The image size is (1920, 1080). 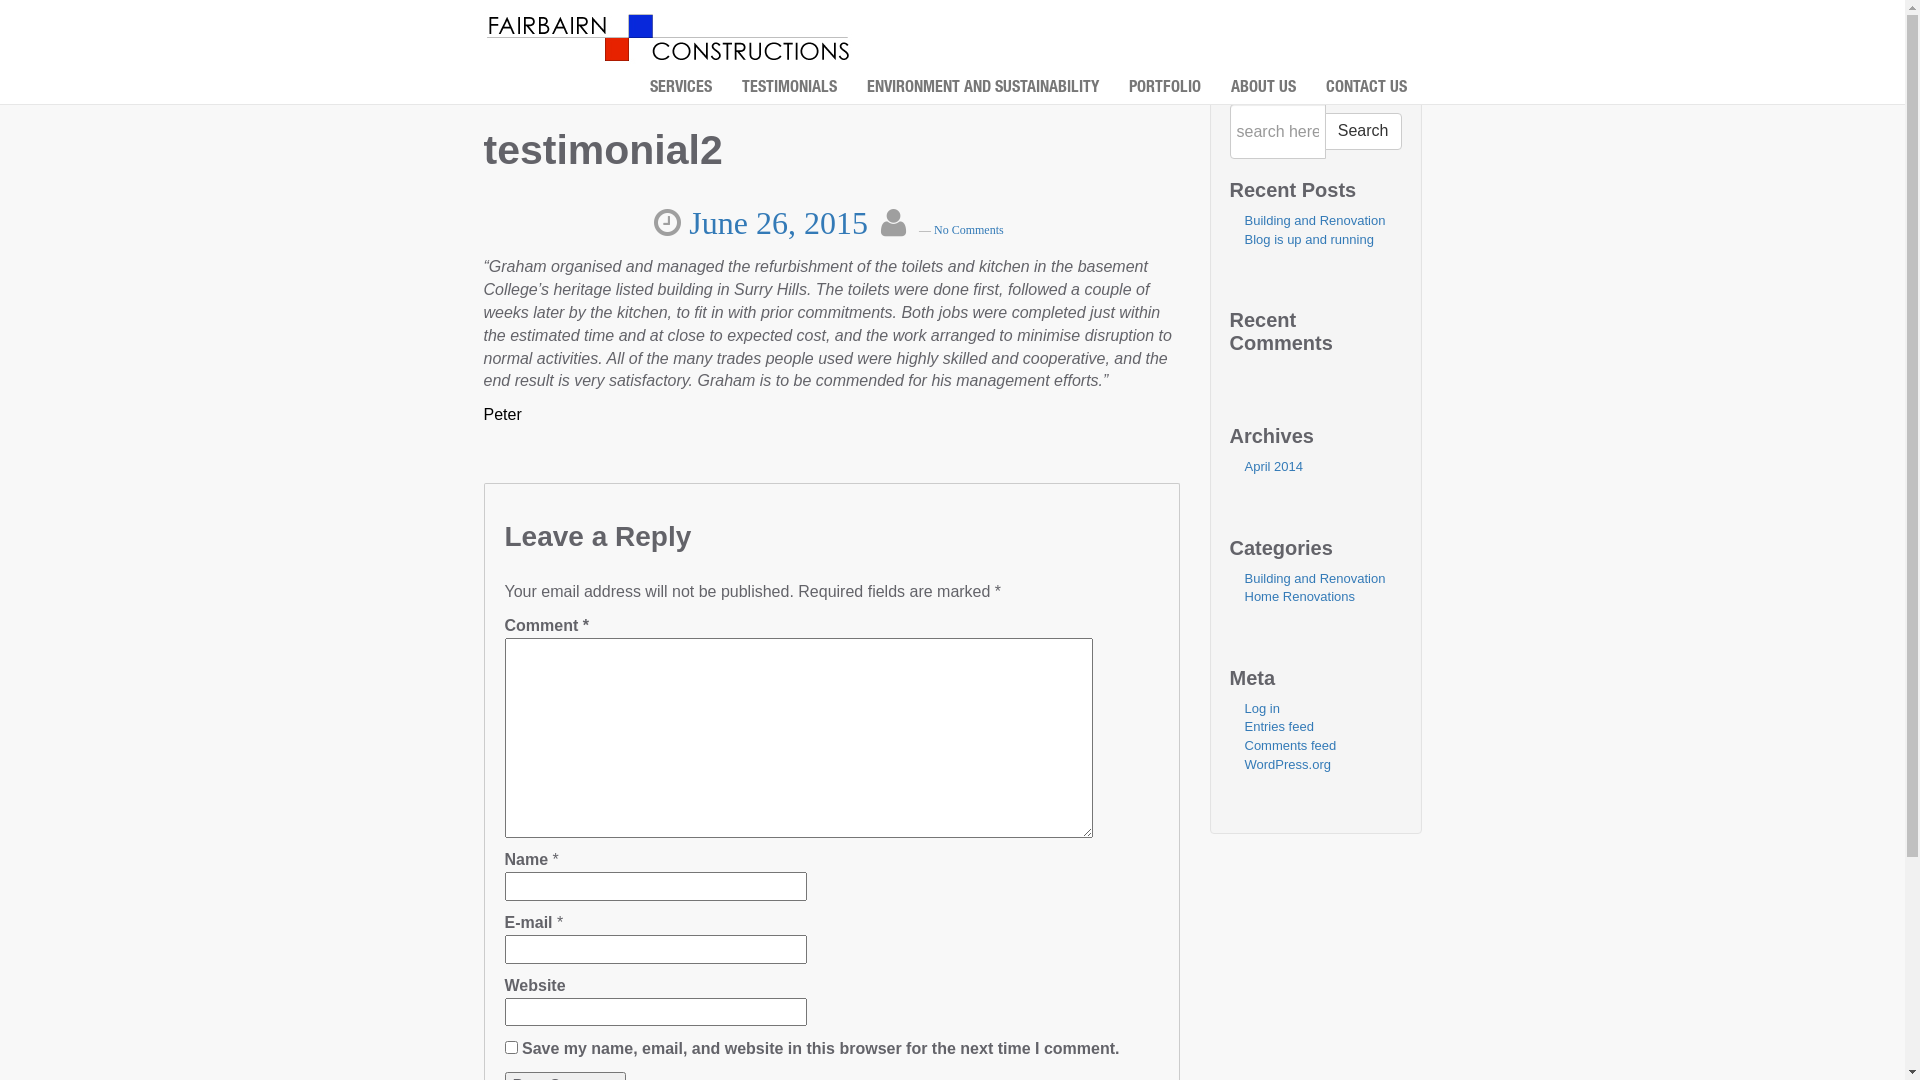 I want to click on 'Log in', so click(x=1260, y=707).